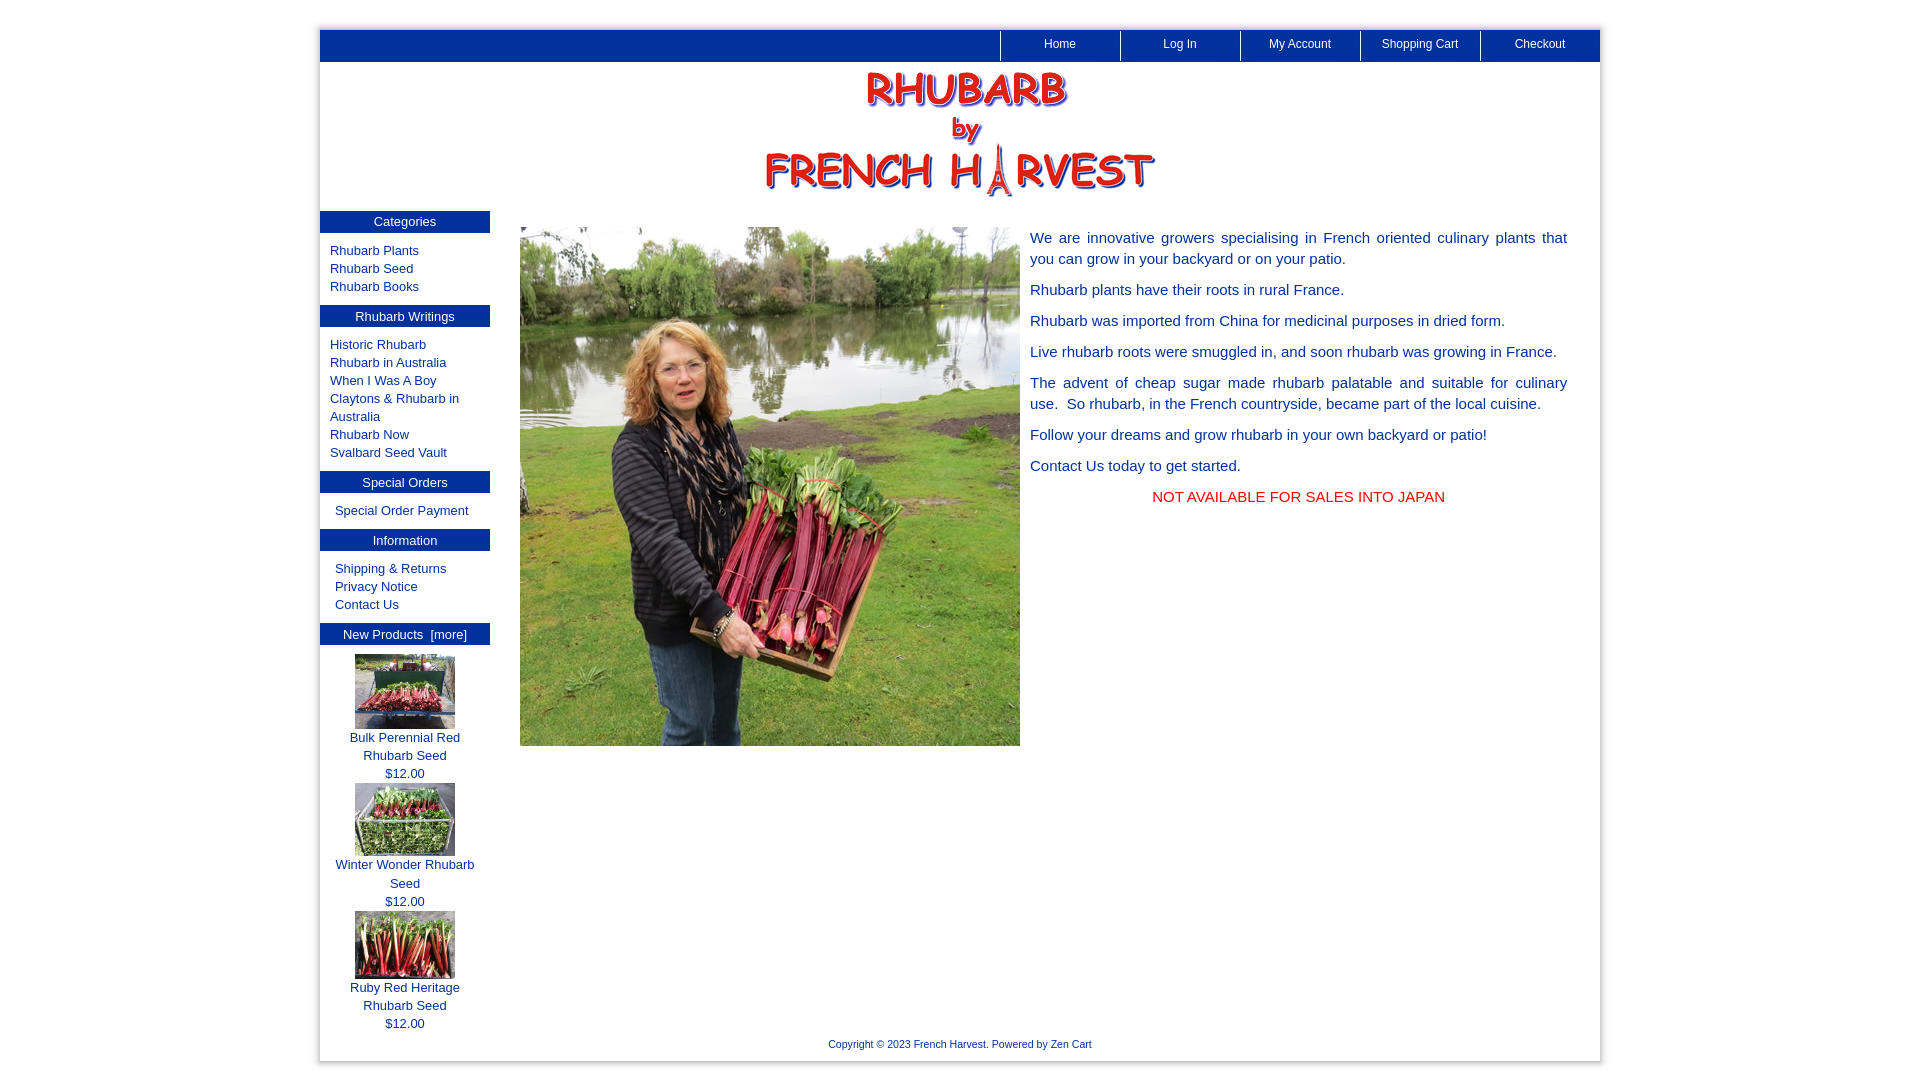  What do you see at coordinates (999, 45) in the screenshot?
I see `'Home'` at bounding box center [999, 45].